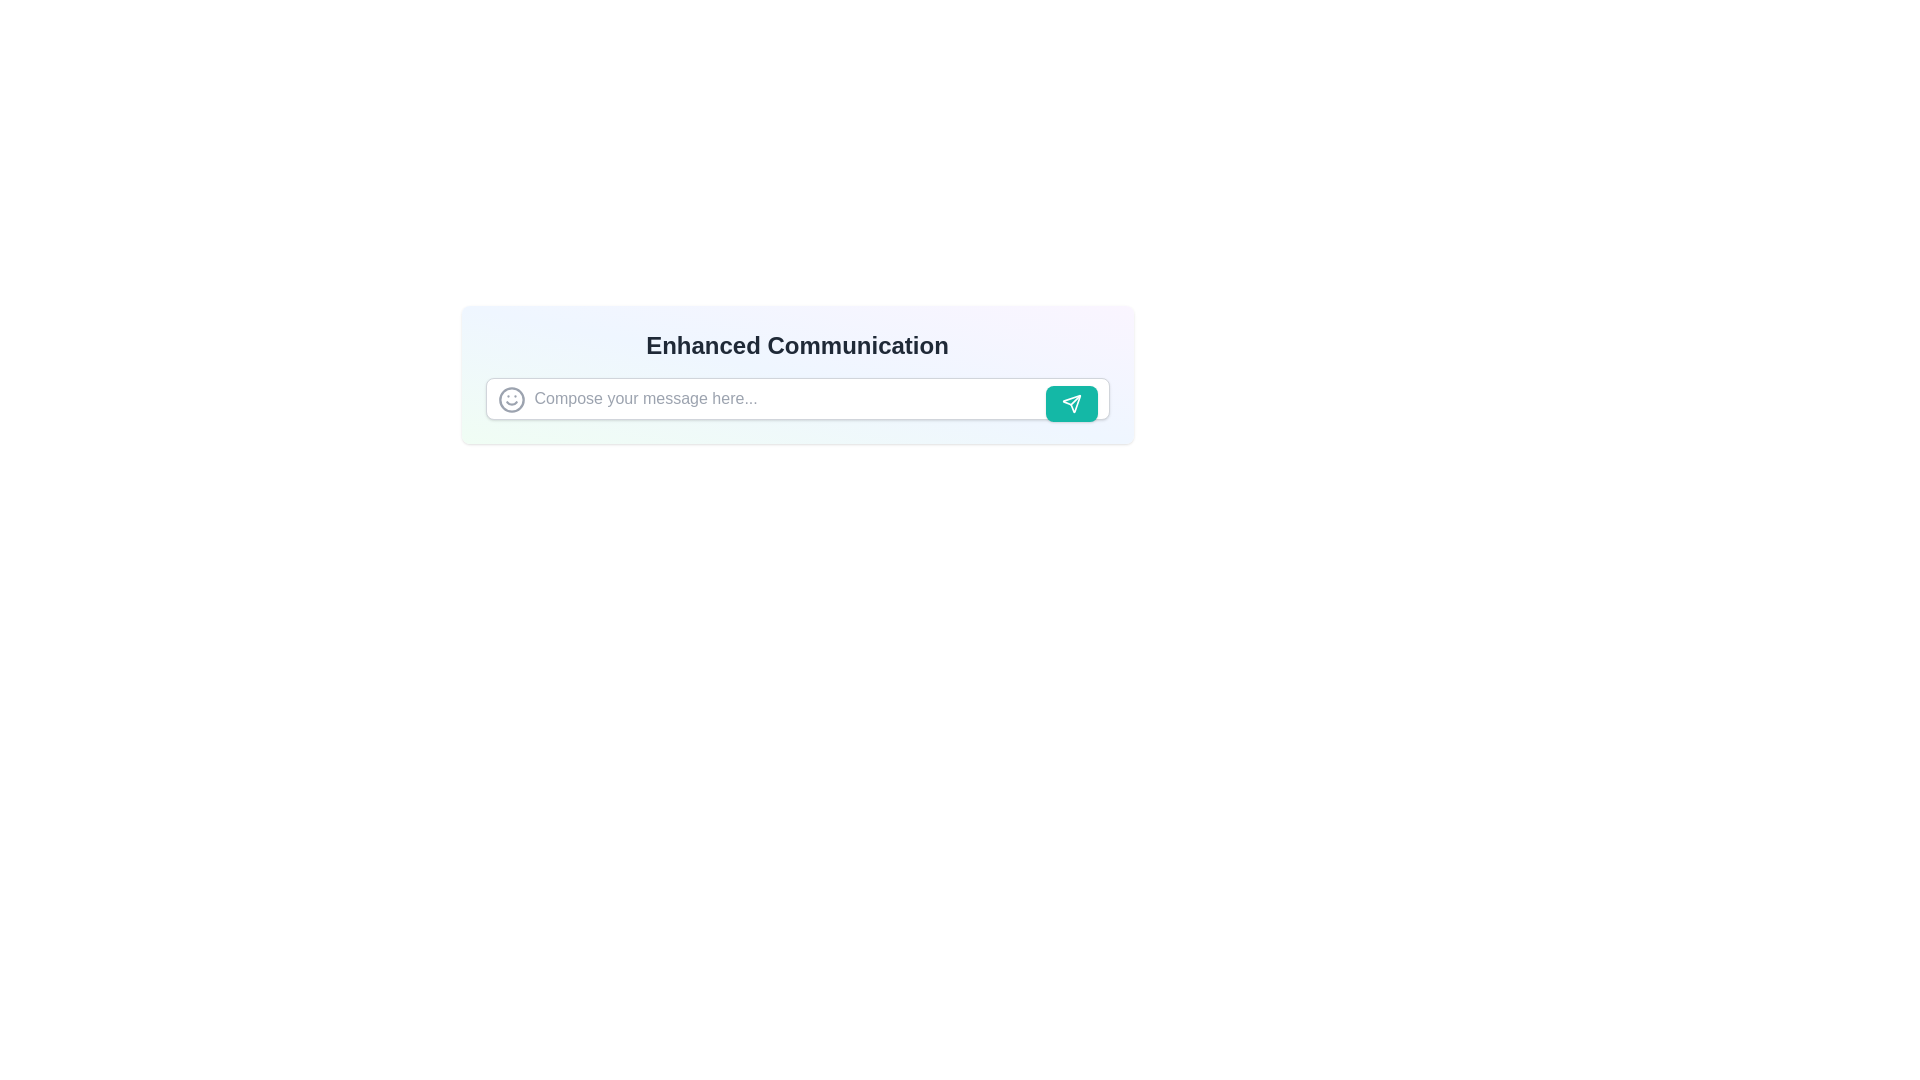 This screenshot has height=1080, width=1920. What do you see at coordinates (1070, 404) in the screenshot?
I see `the send button SVG icon within the teal button` at bounding box center [1070, 404].